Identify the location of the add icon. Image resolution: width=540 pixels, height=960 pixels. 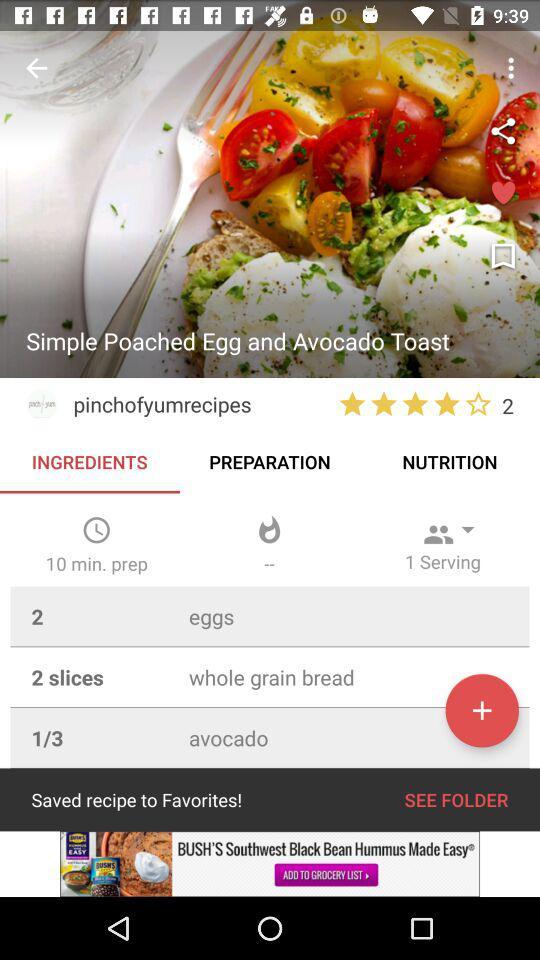
(481, 710).